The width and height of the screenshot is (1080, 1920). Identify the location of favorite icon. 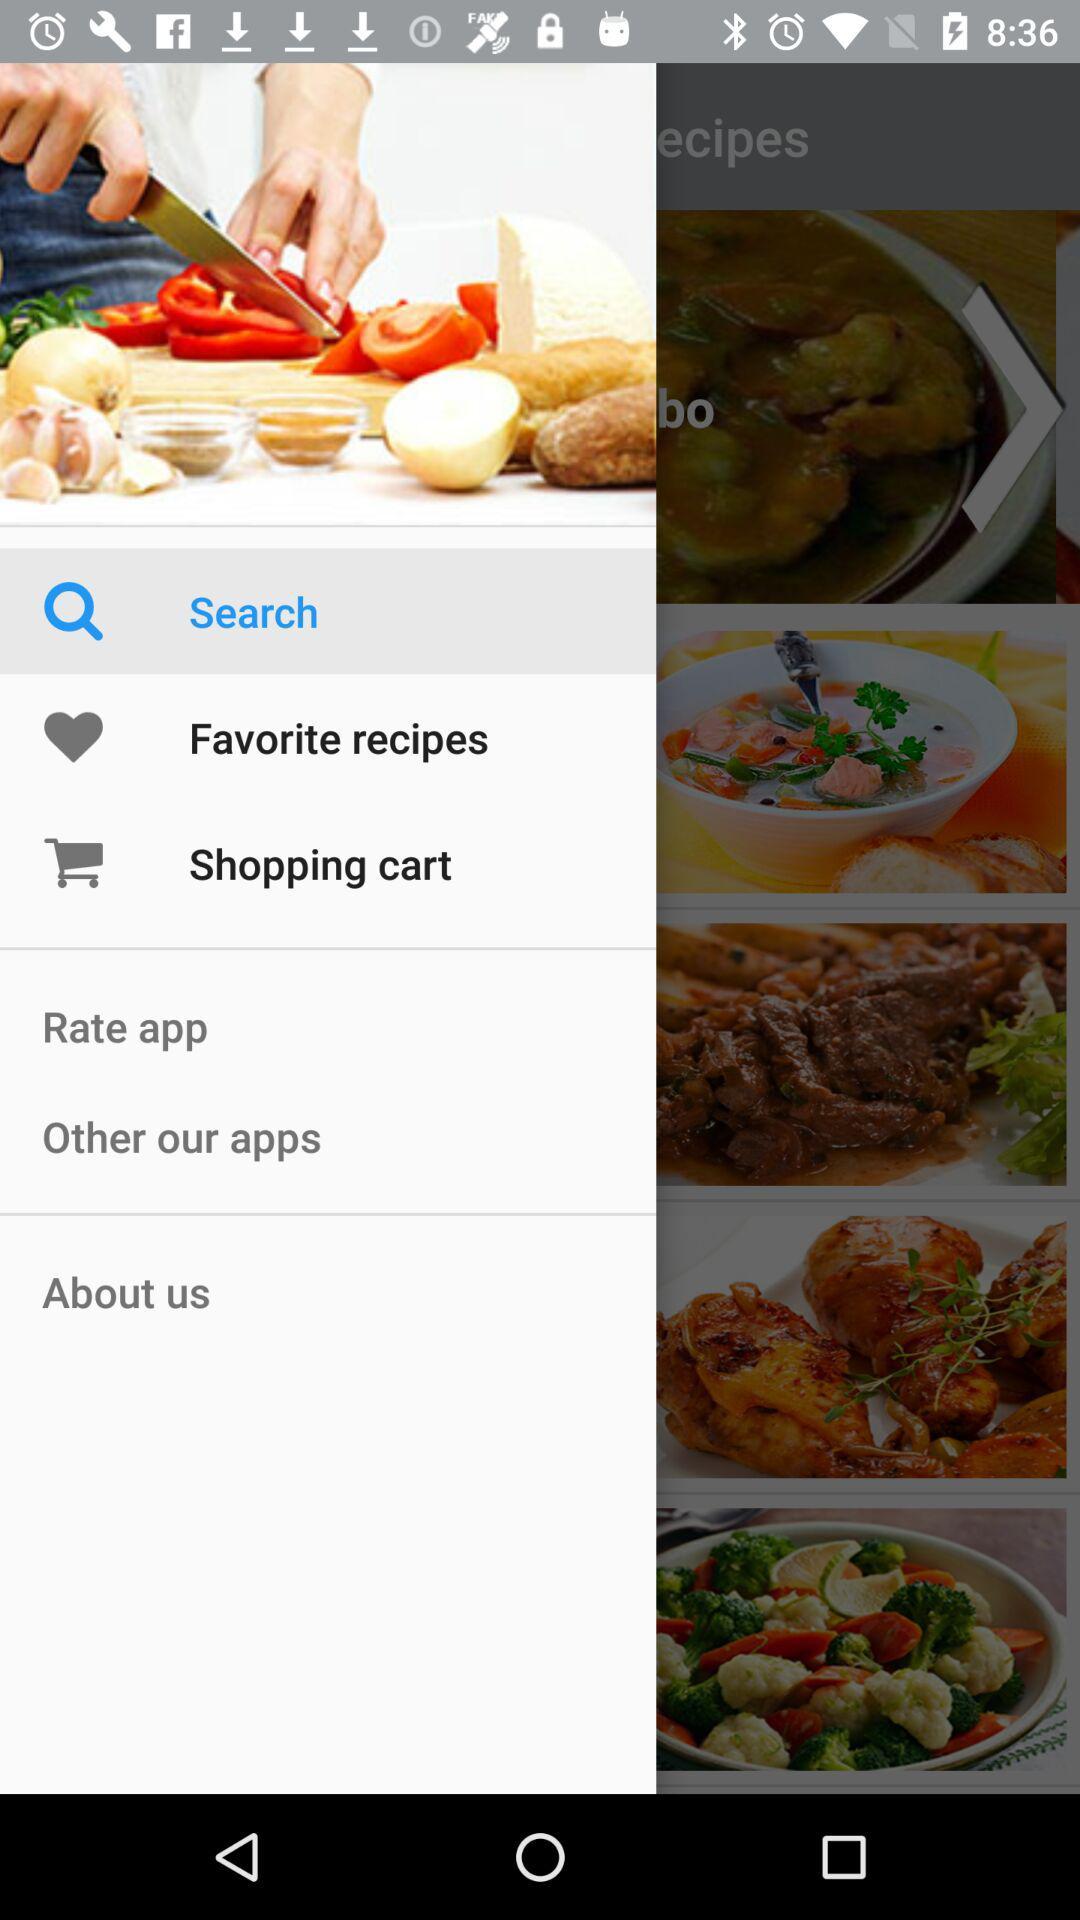
(115, 736).